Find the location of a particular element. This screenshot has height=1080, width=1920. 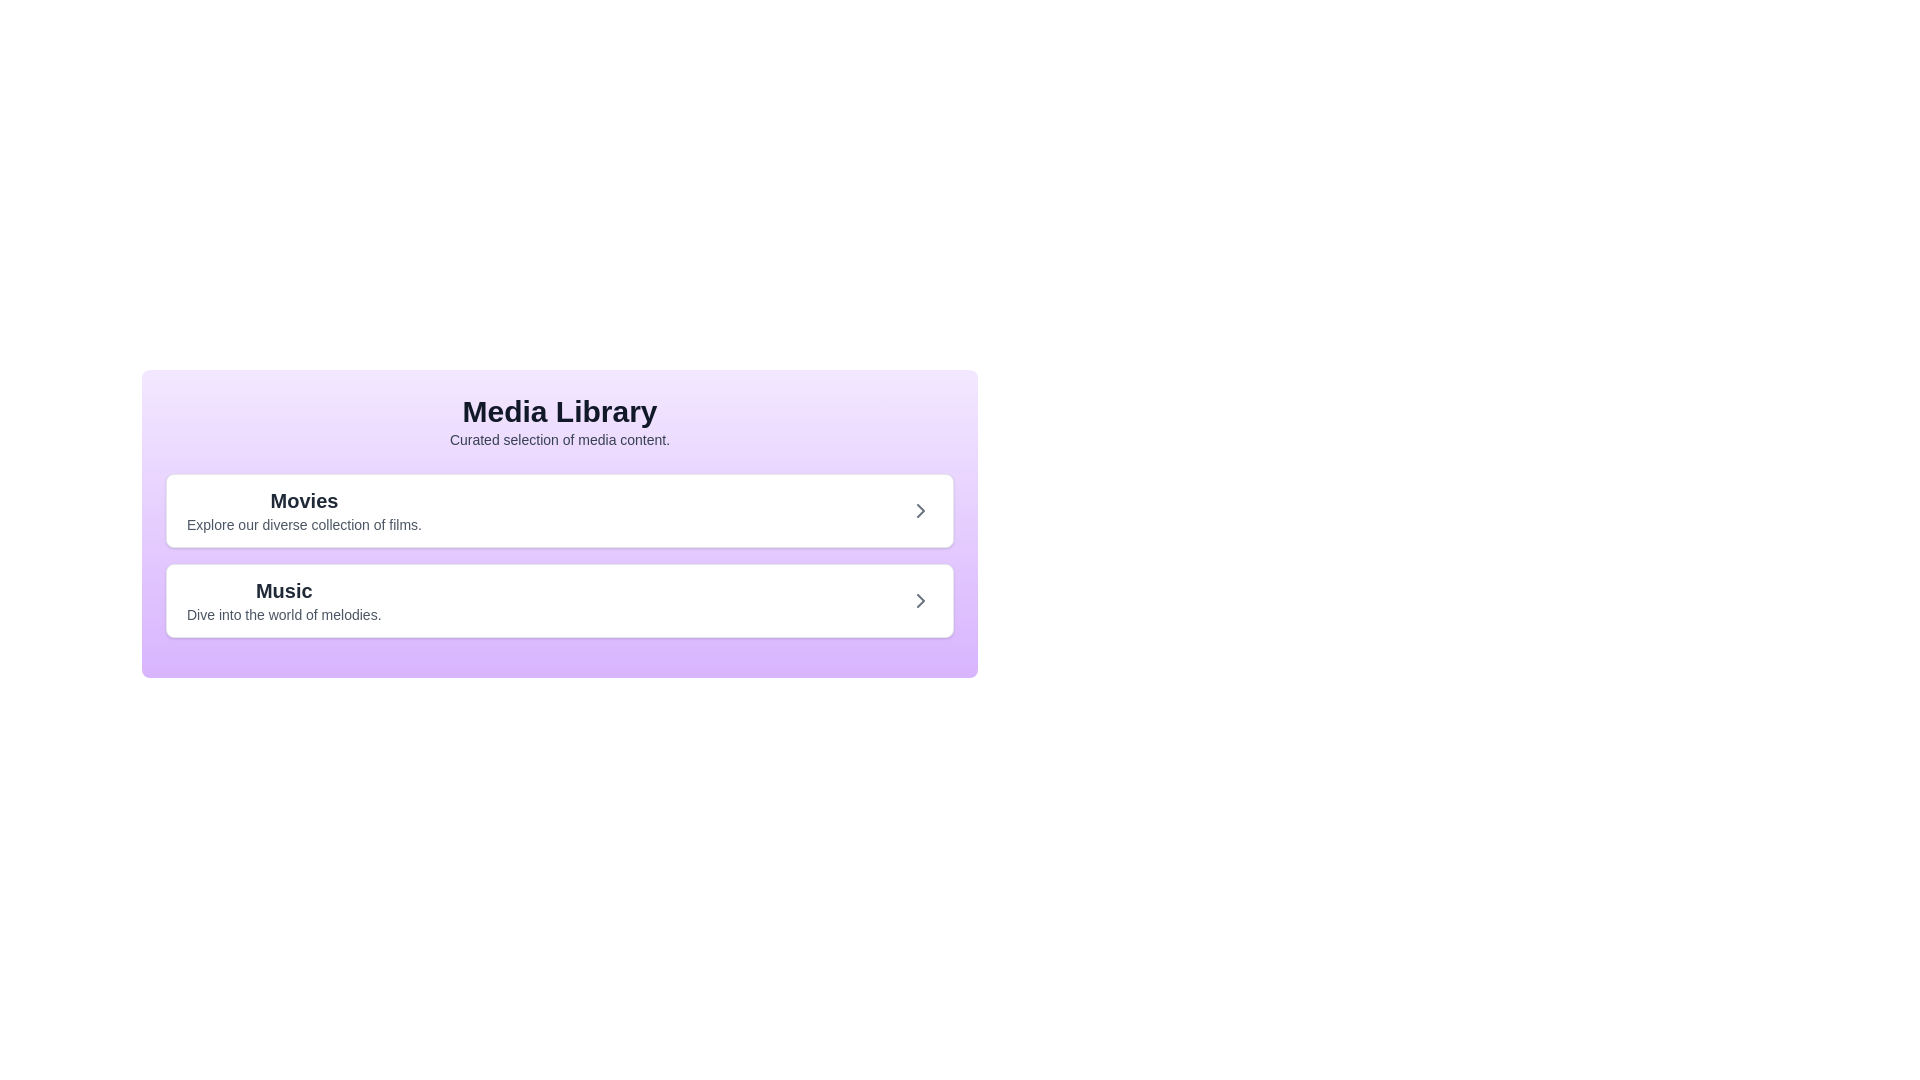

the descriptive text label located below the 'Media Library' title, which provides context for the 'Media Library' section is located at coordinates (560, 438).